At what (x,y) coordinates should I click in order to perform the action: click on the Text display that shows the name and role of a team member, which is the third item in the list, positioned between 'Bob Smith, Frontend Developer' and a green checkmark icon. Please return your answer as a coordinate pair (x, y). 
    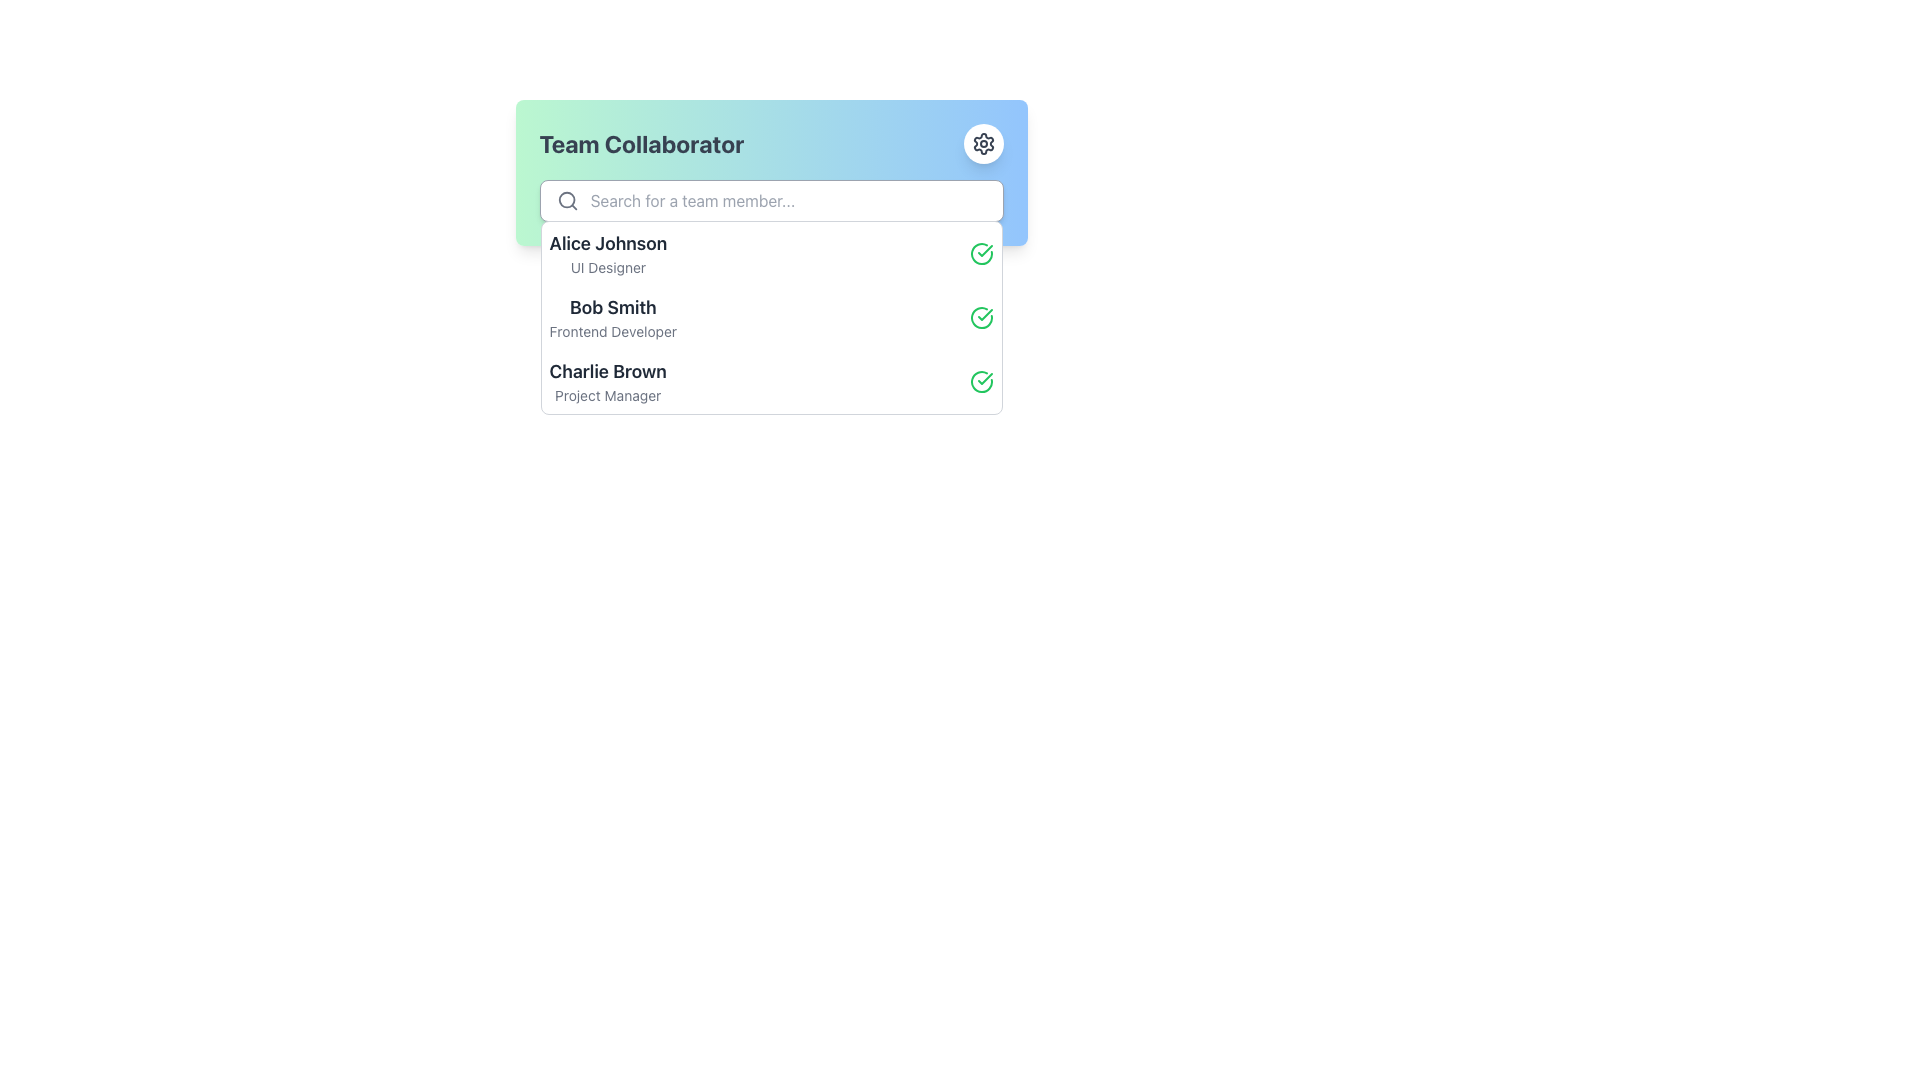
    Looking at the image, I should click on (607, 381).